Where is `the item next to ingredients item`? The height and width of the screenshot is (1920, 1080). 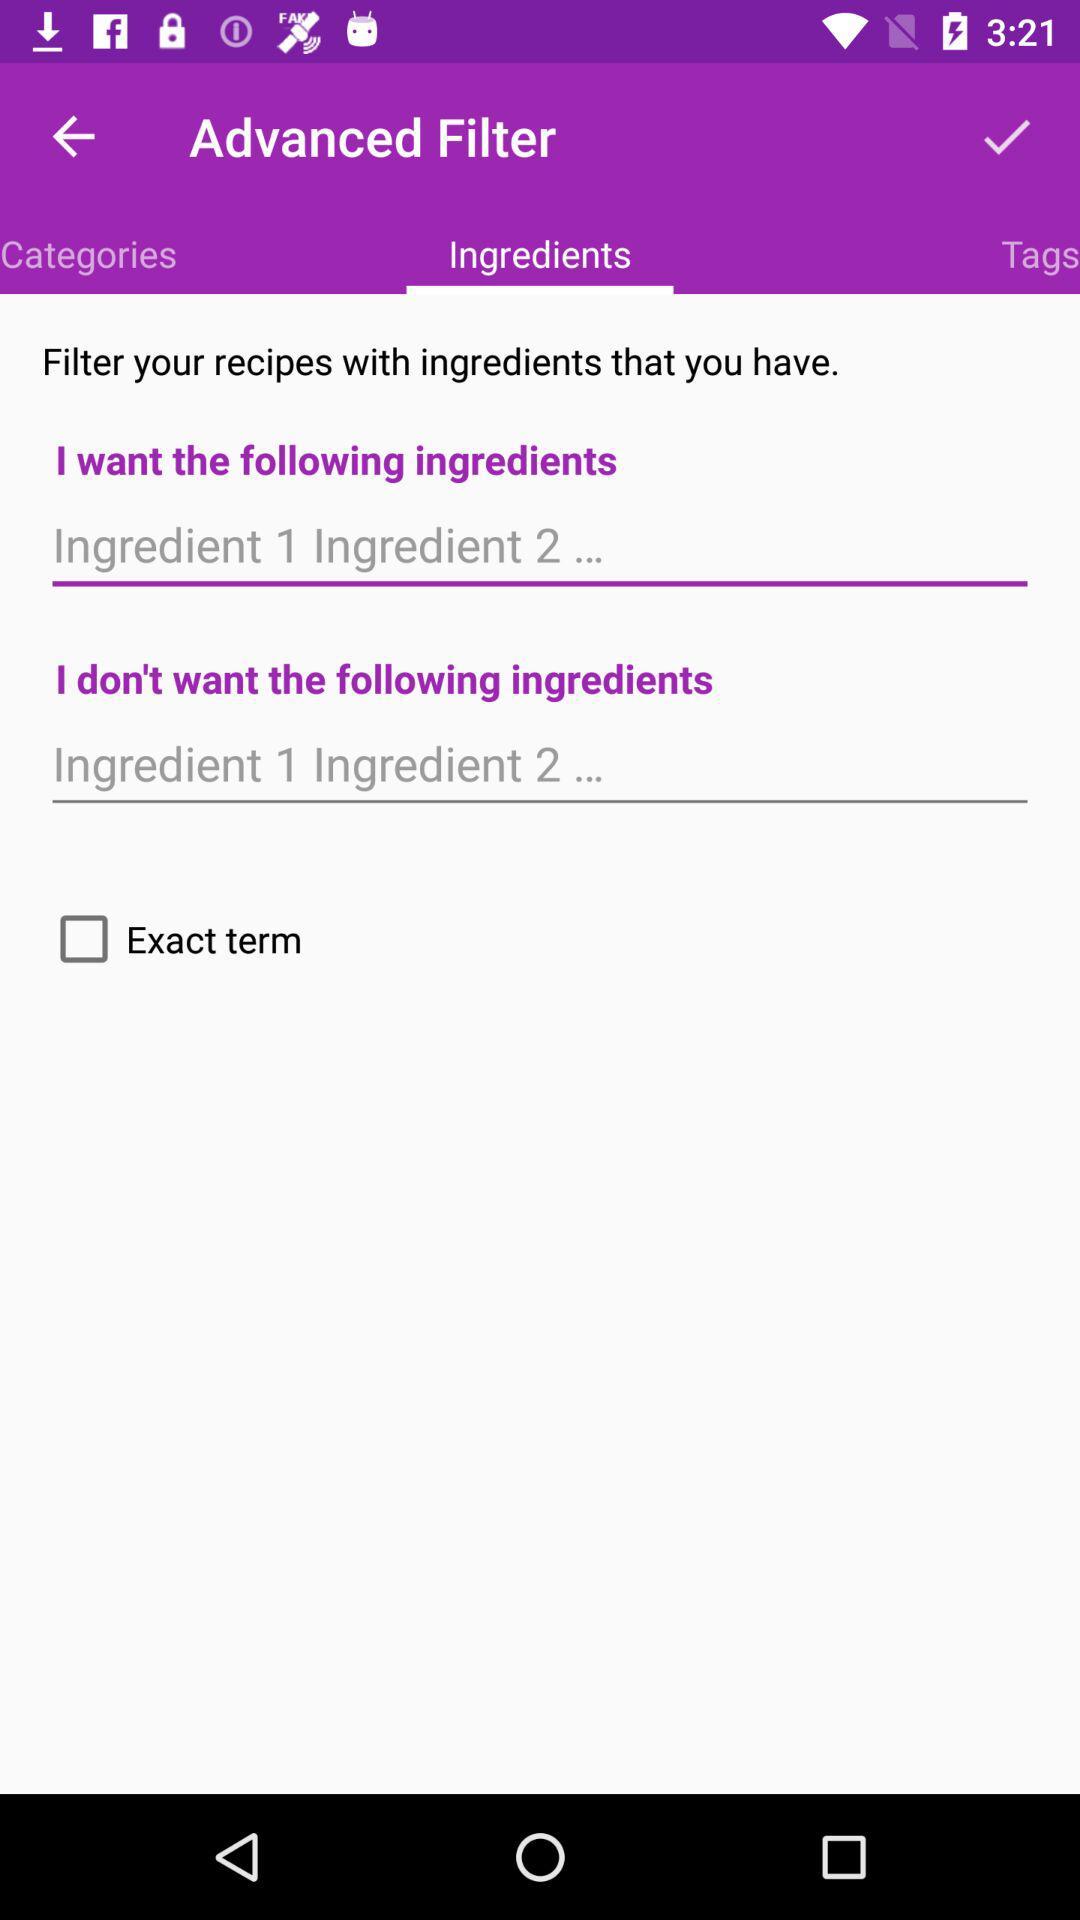 the item next to ingredients item is located at coordinates (87, 252).